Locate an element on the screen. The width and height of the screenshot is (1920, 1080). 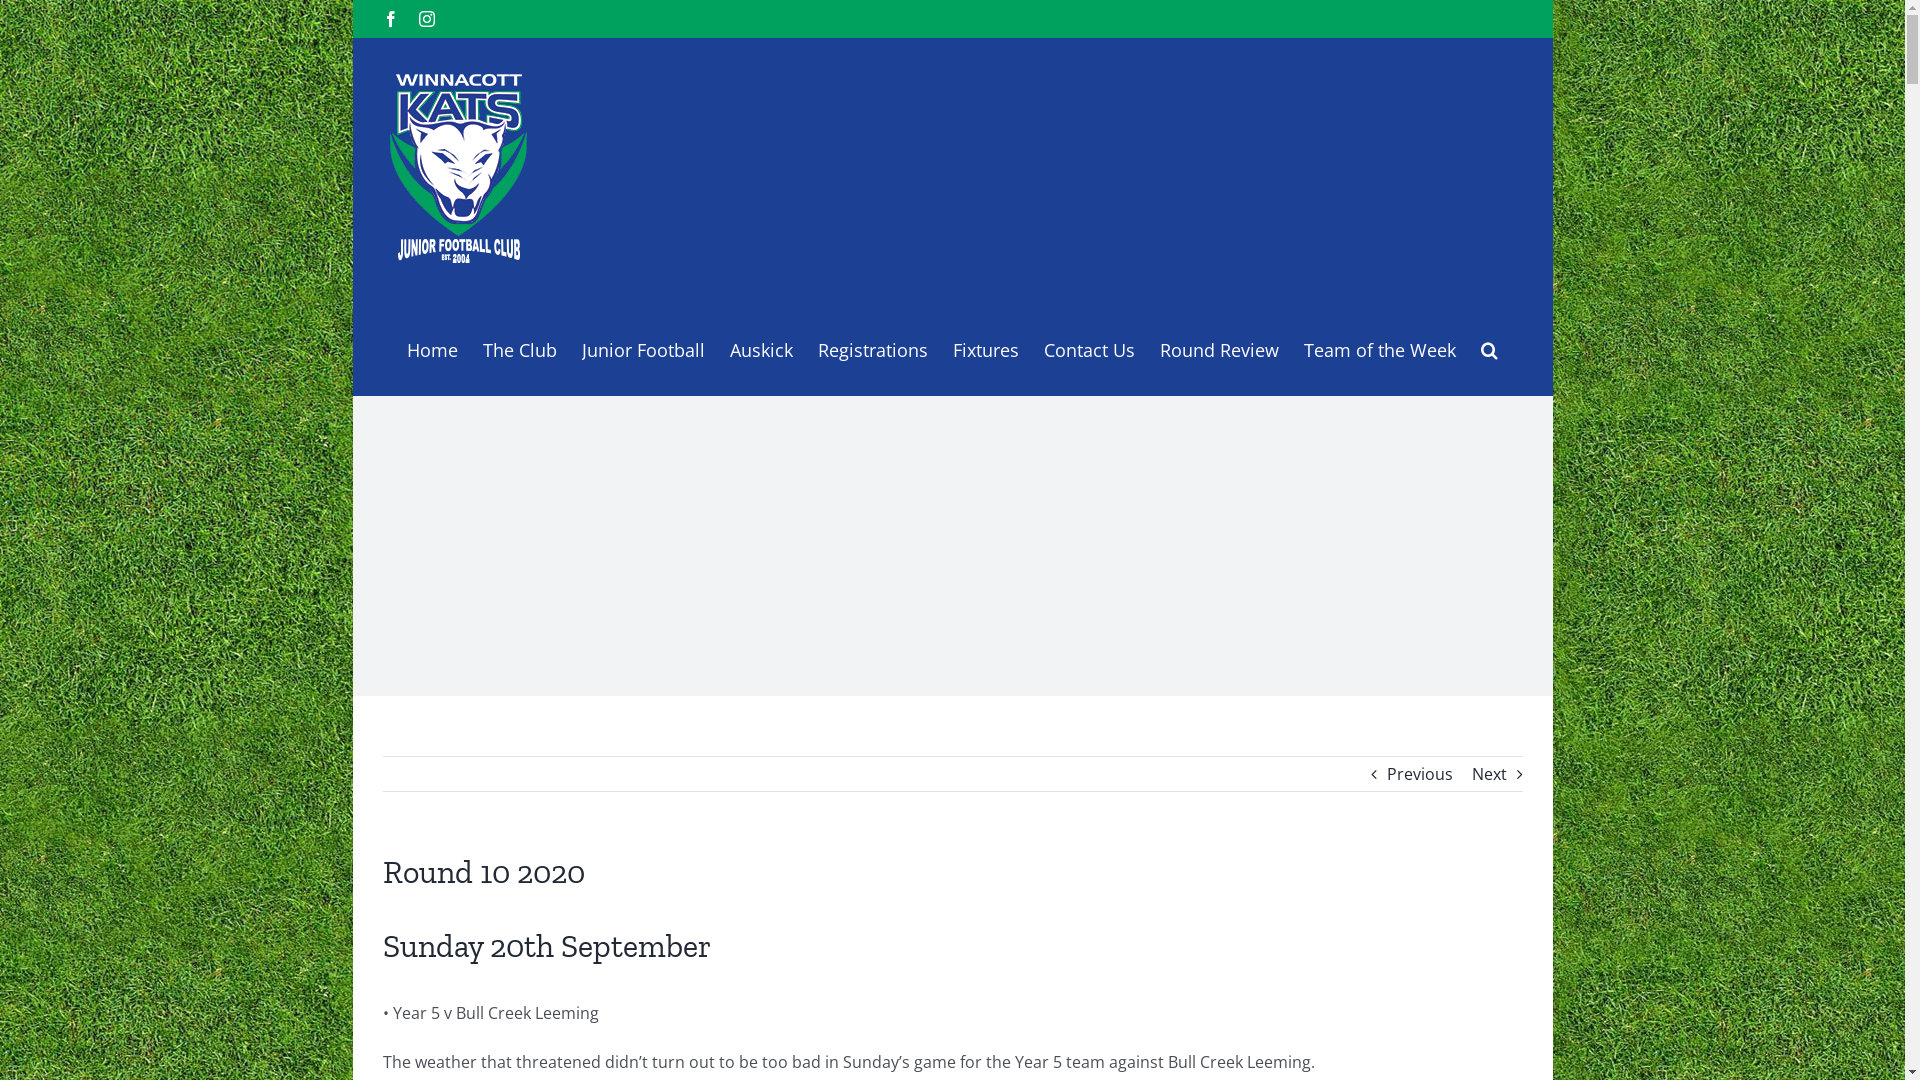
'Previous' is located at coordinates (1418, 773).